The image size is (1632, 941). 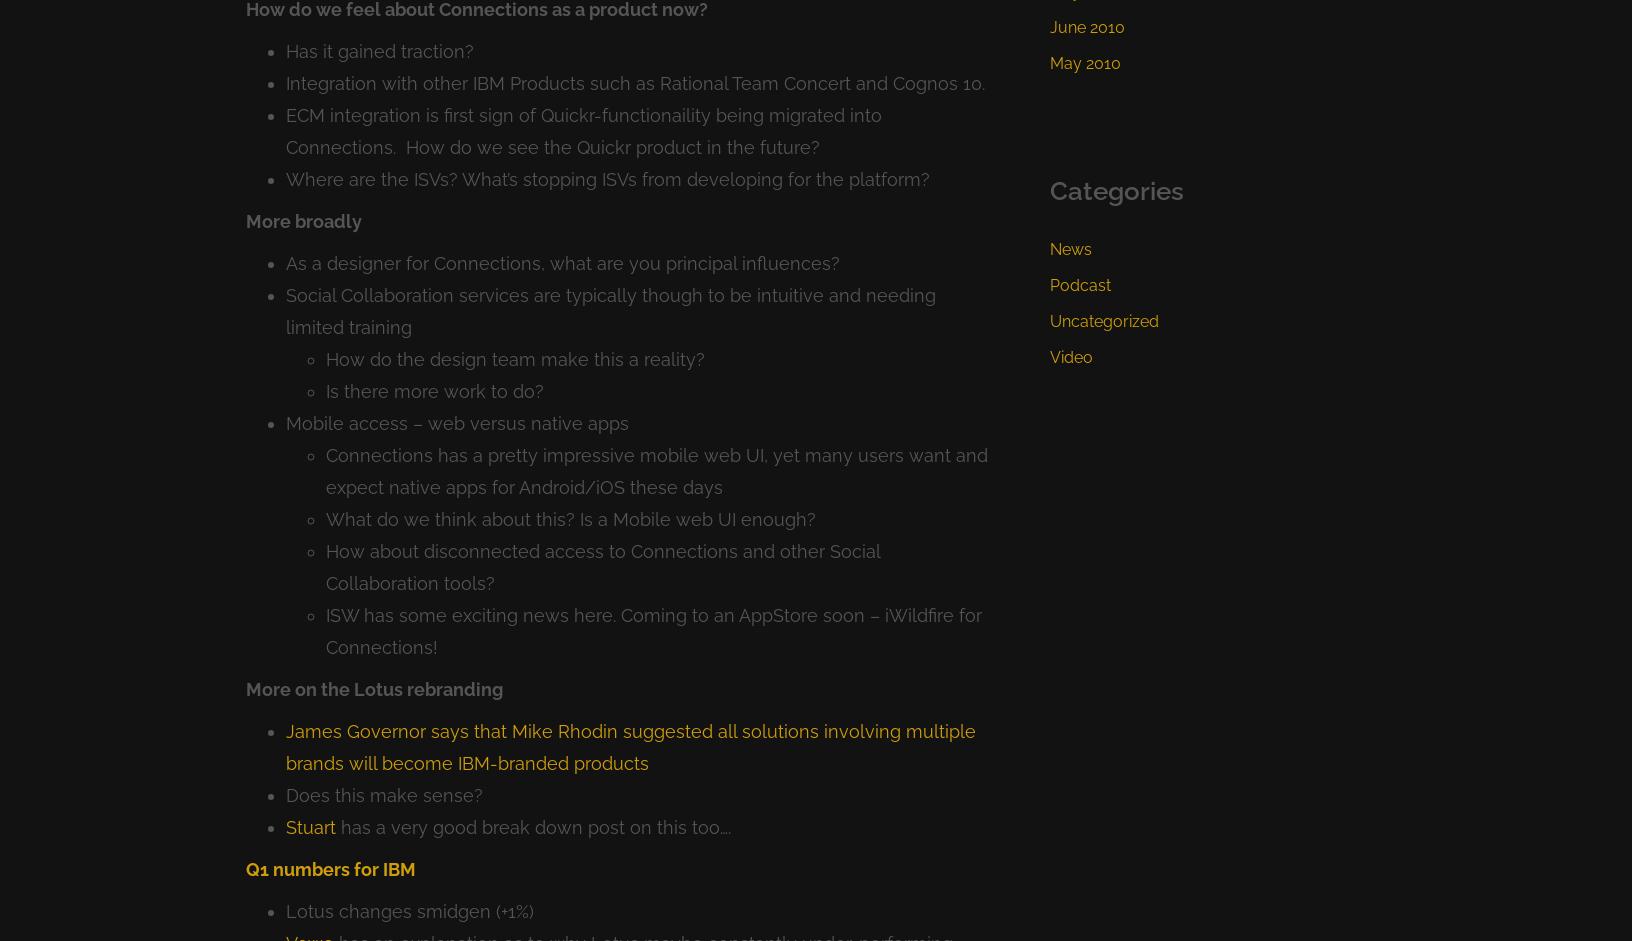 What do you see at coordinates (408, 909) in the screenshot?
I see `'Lotus changes smidgen (+1%)'` at bounding box center [408, 909].